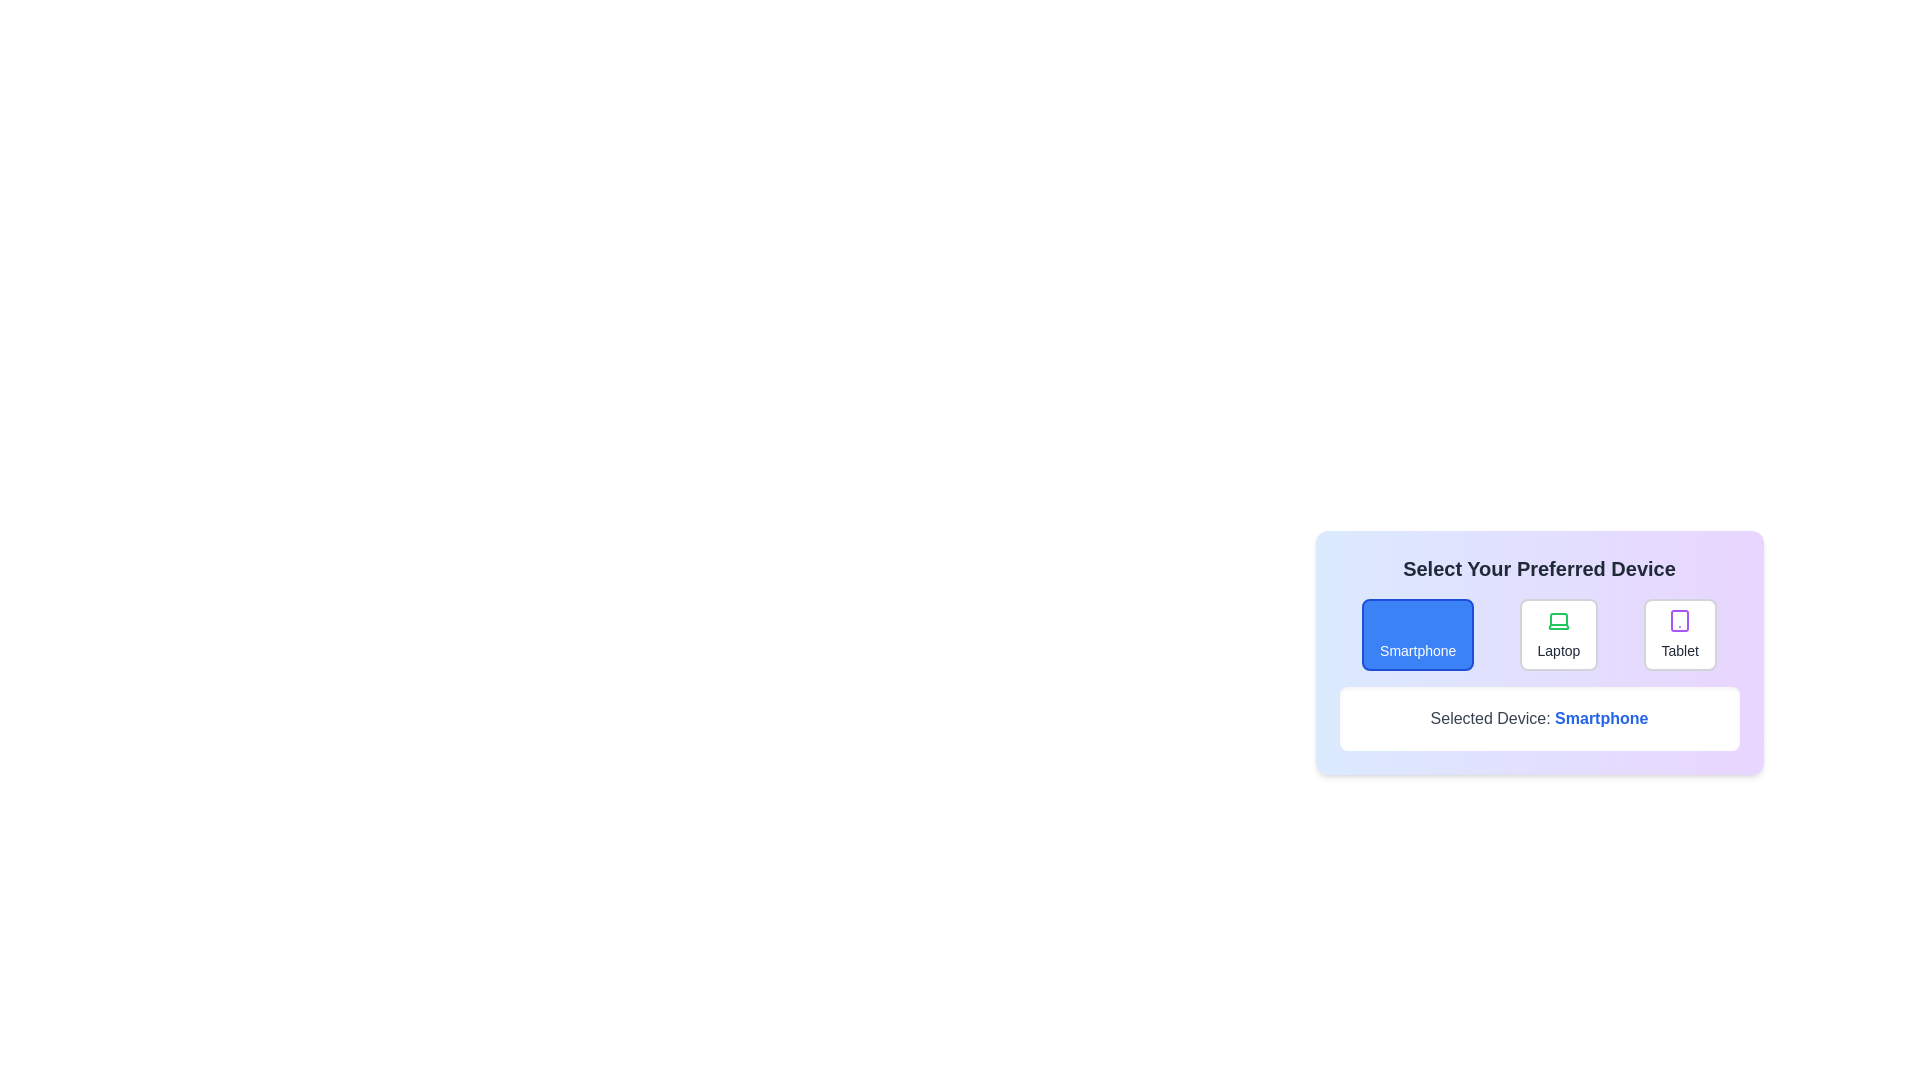 This screenshot has height=1080, width=1920. I want to click on the Text Label that indicates the currently selected device, which displays 'Smartphone' as part of the sentence 'Selected Device: Smartphone.', so click(1601, 717).